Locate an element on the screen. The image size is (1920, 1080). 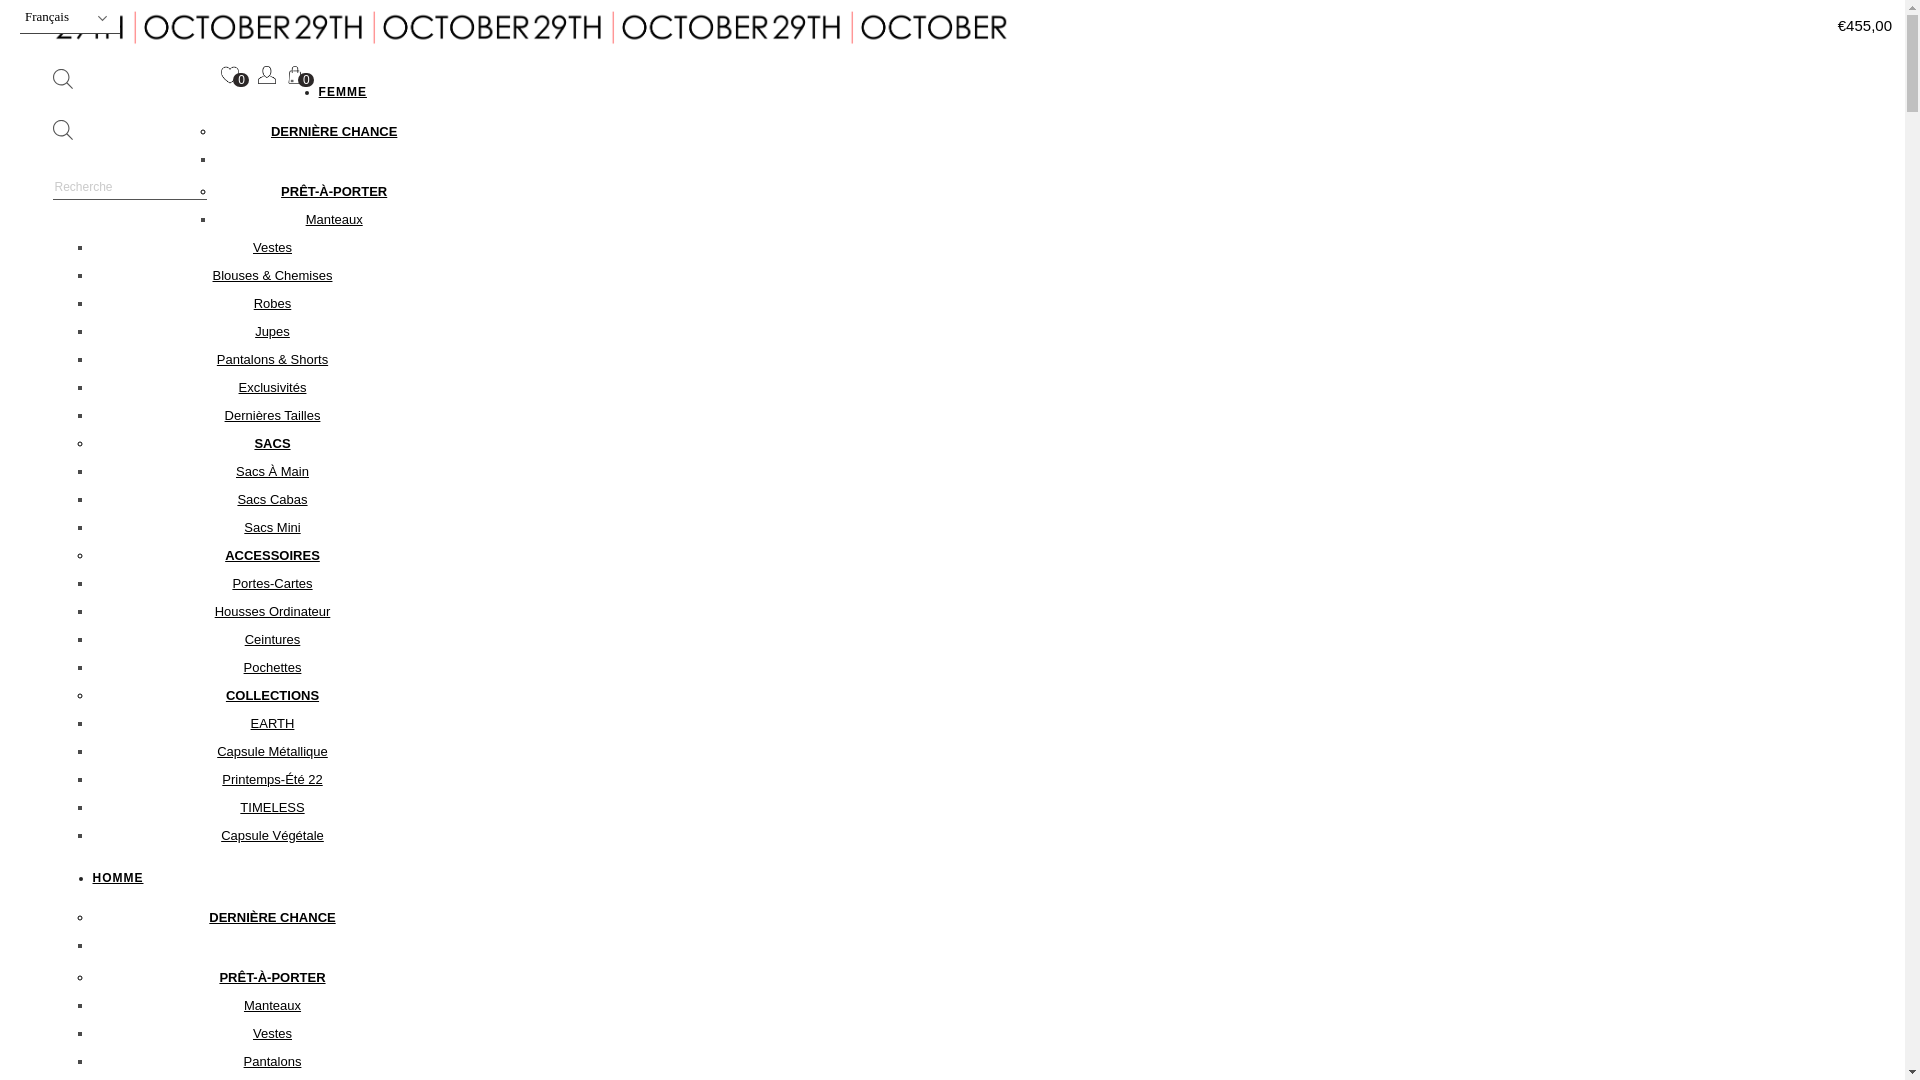
'ACCESSOIRES' is located at coordinates (271, 555).